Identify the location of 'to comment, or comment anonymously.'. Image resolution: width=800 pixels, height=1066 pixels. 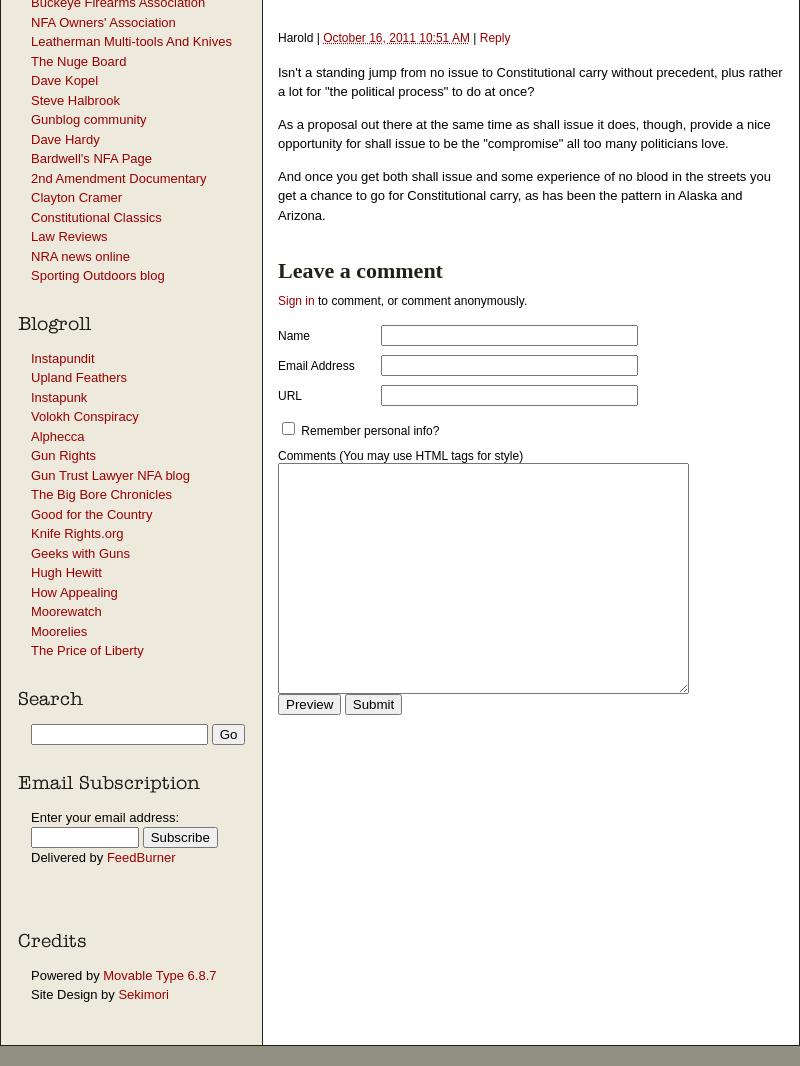
(420, 301).